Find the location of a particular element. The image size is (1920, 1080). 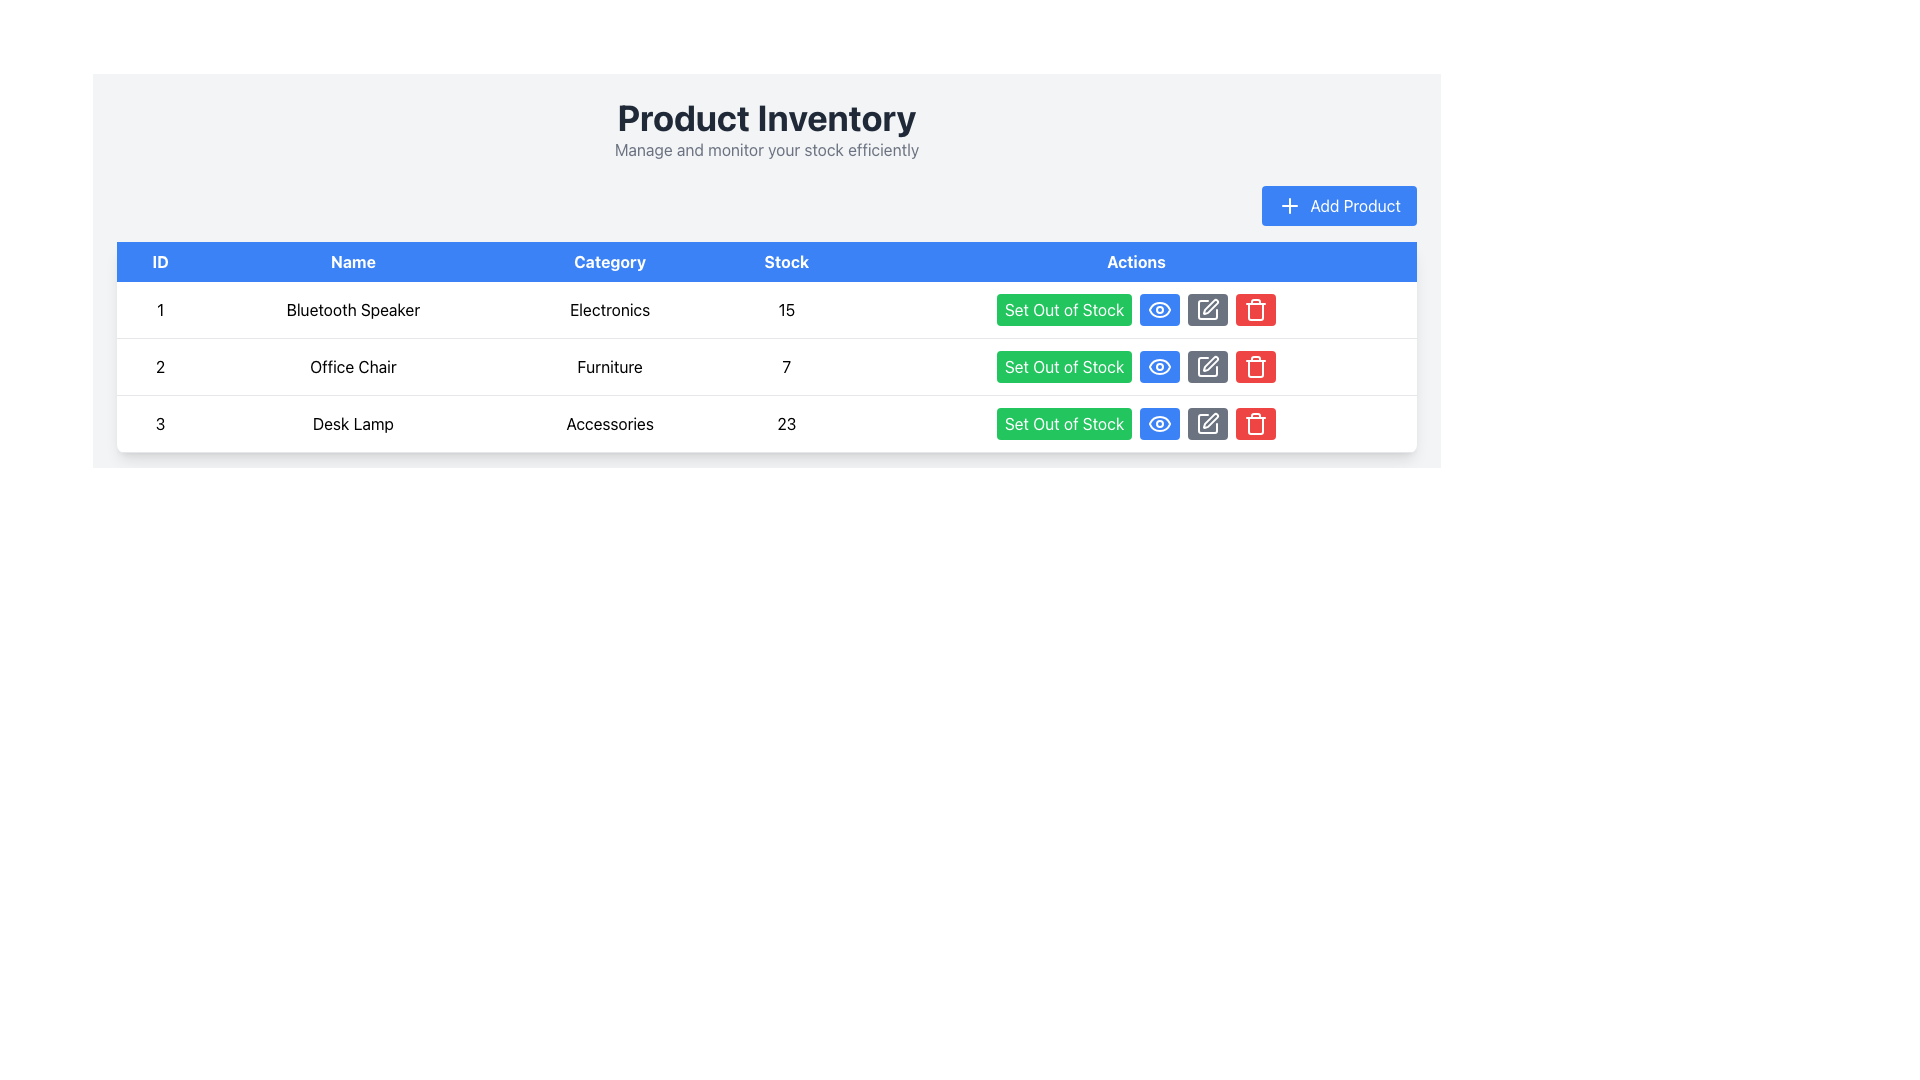

the blue-colored table header row containing the column titles 'ID', 'Name', 'Category', 'Stock', and 'Actions' is located at coordinates (766, 261).